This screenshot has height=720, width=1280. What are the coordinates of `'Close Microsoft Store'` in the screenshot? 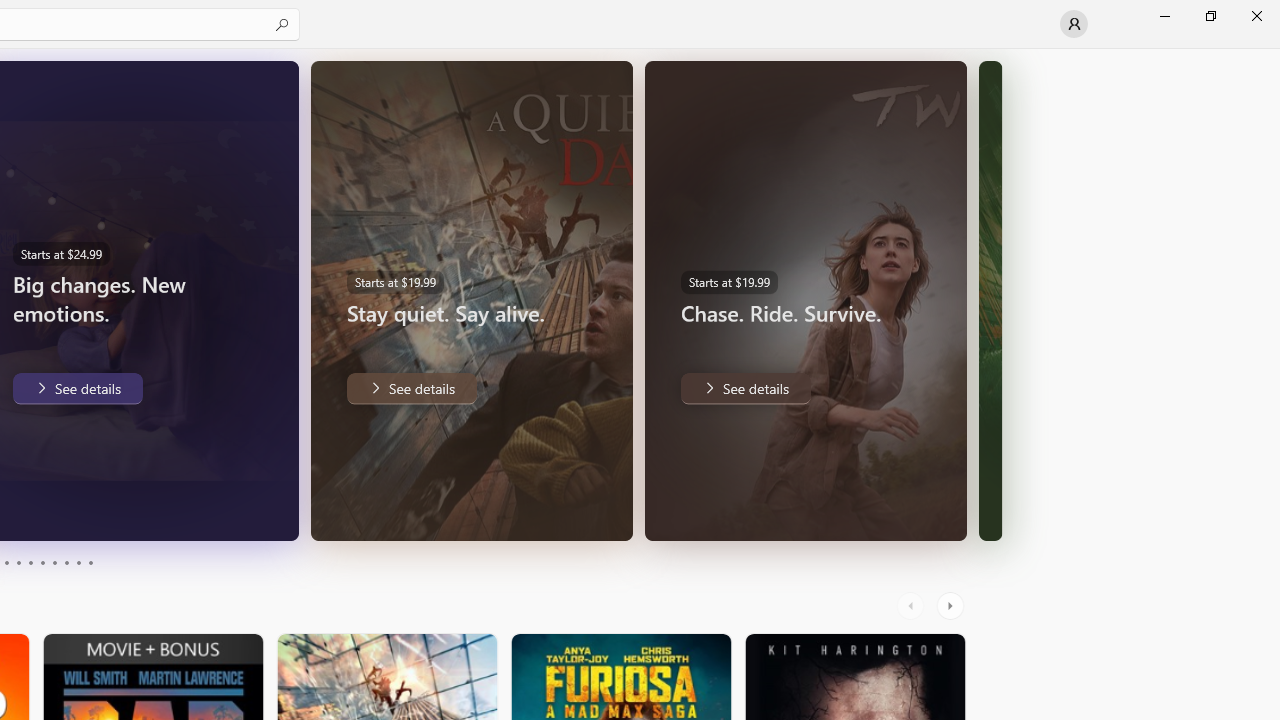 It's located at (1255, 15).